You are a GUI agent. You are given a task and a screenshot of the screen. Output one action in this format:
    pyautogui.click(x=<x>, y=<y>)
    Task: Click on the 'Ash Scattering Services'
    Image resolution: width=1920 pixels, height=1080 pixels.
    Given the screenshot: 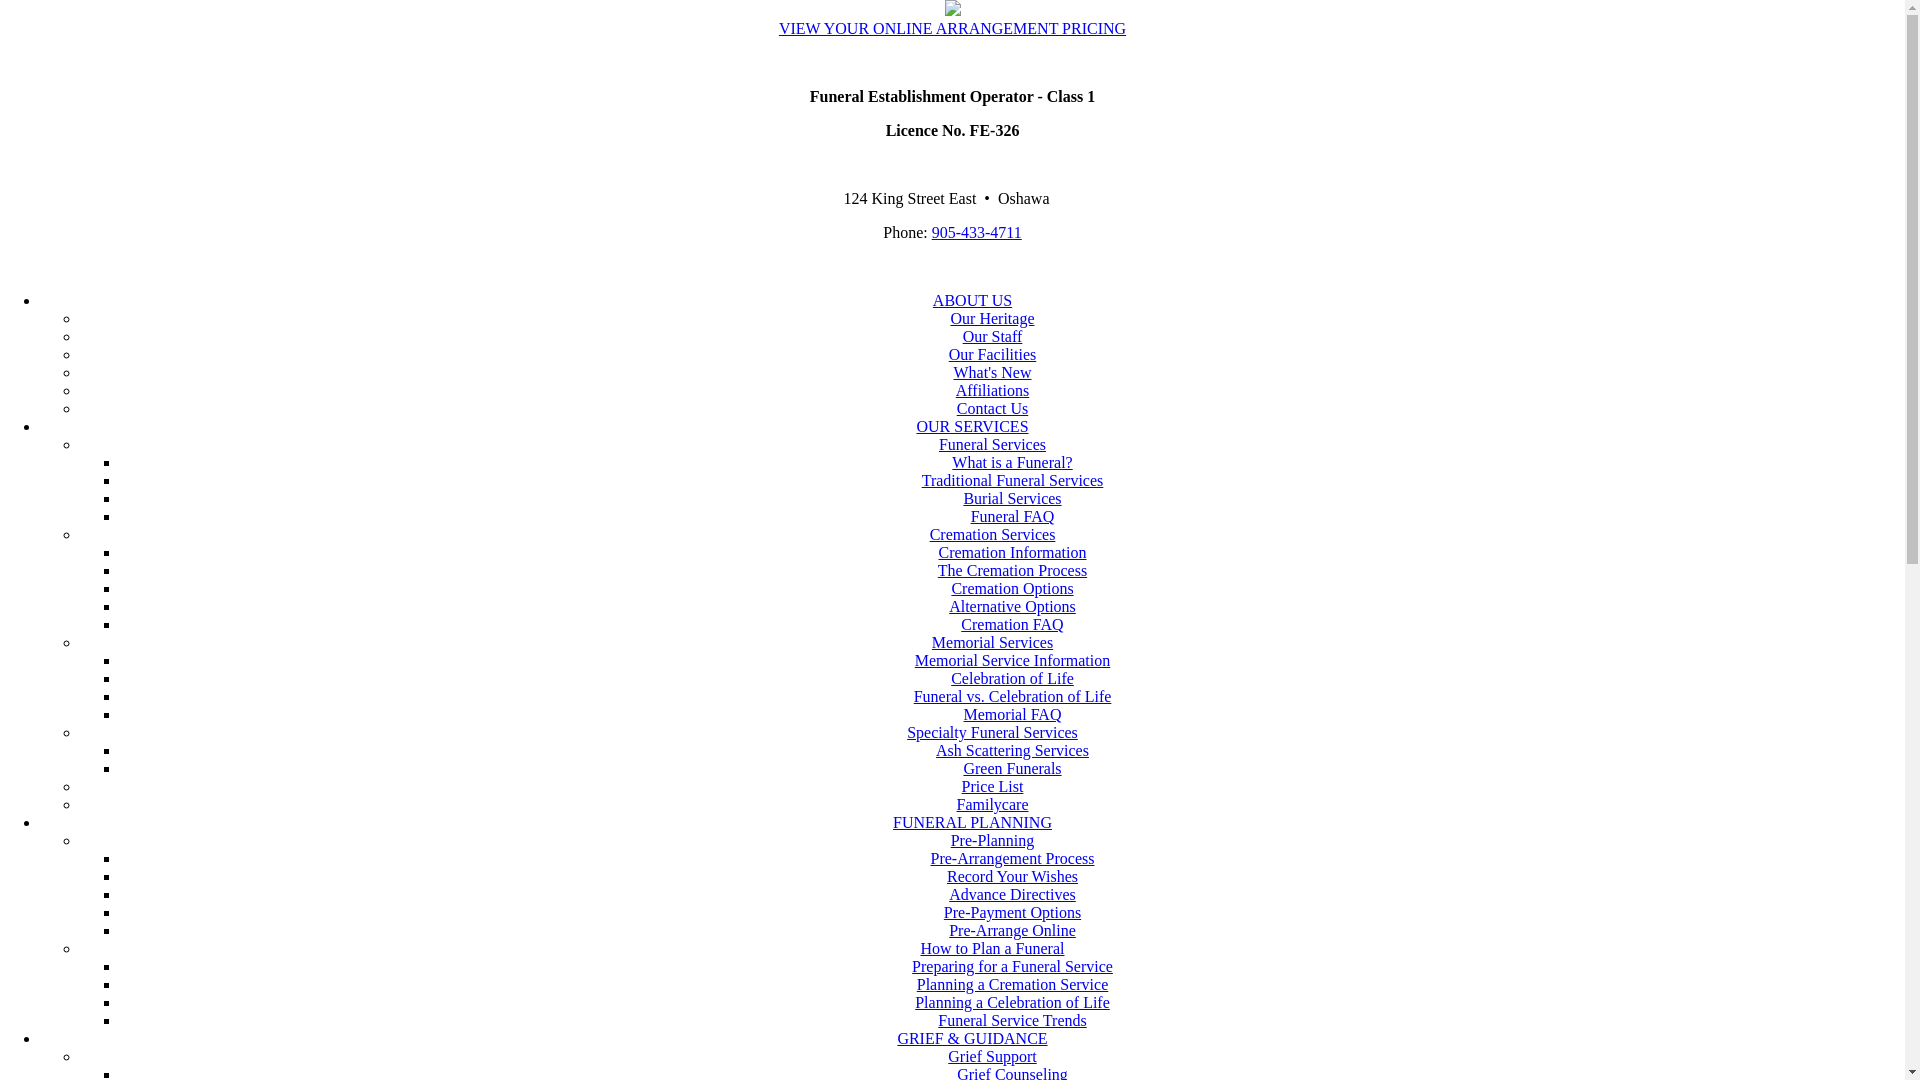 What is the action you would take?
    pyautogui.click(x=1012, y=750)
    